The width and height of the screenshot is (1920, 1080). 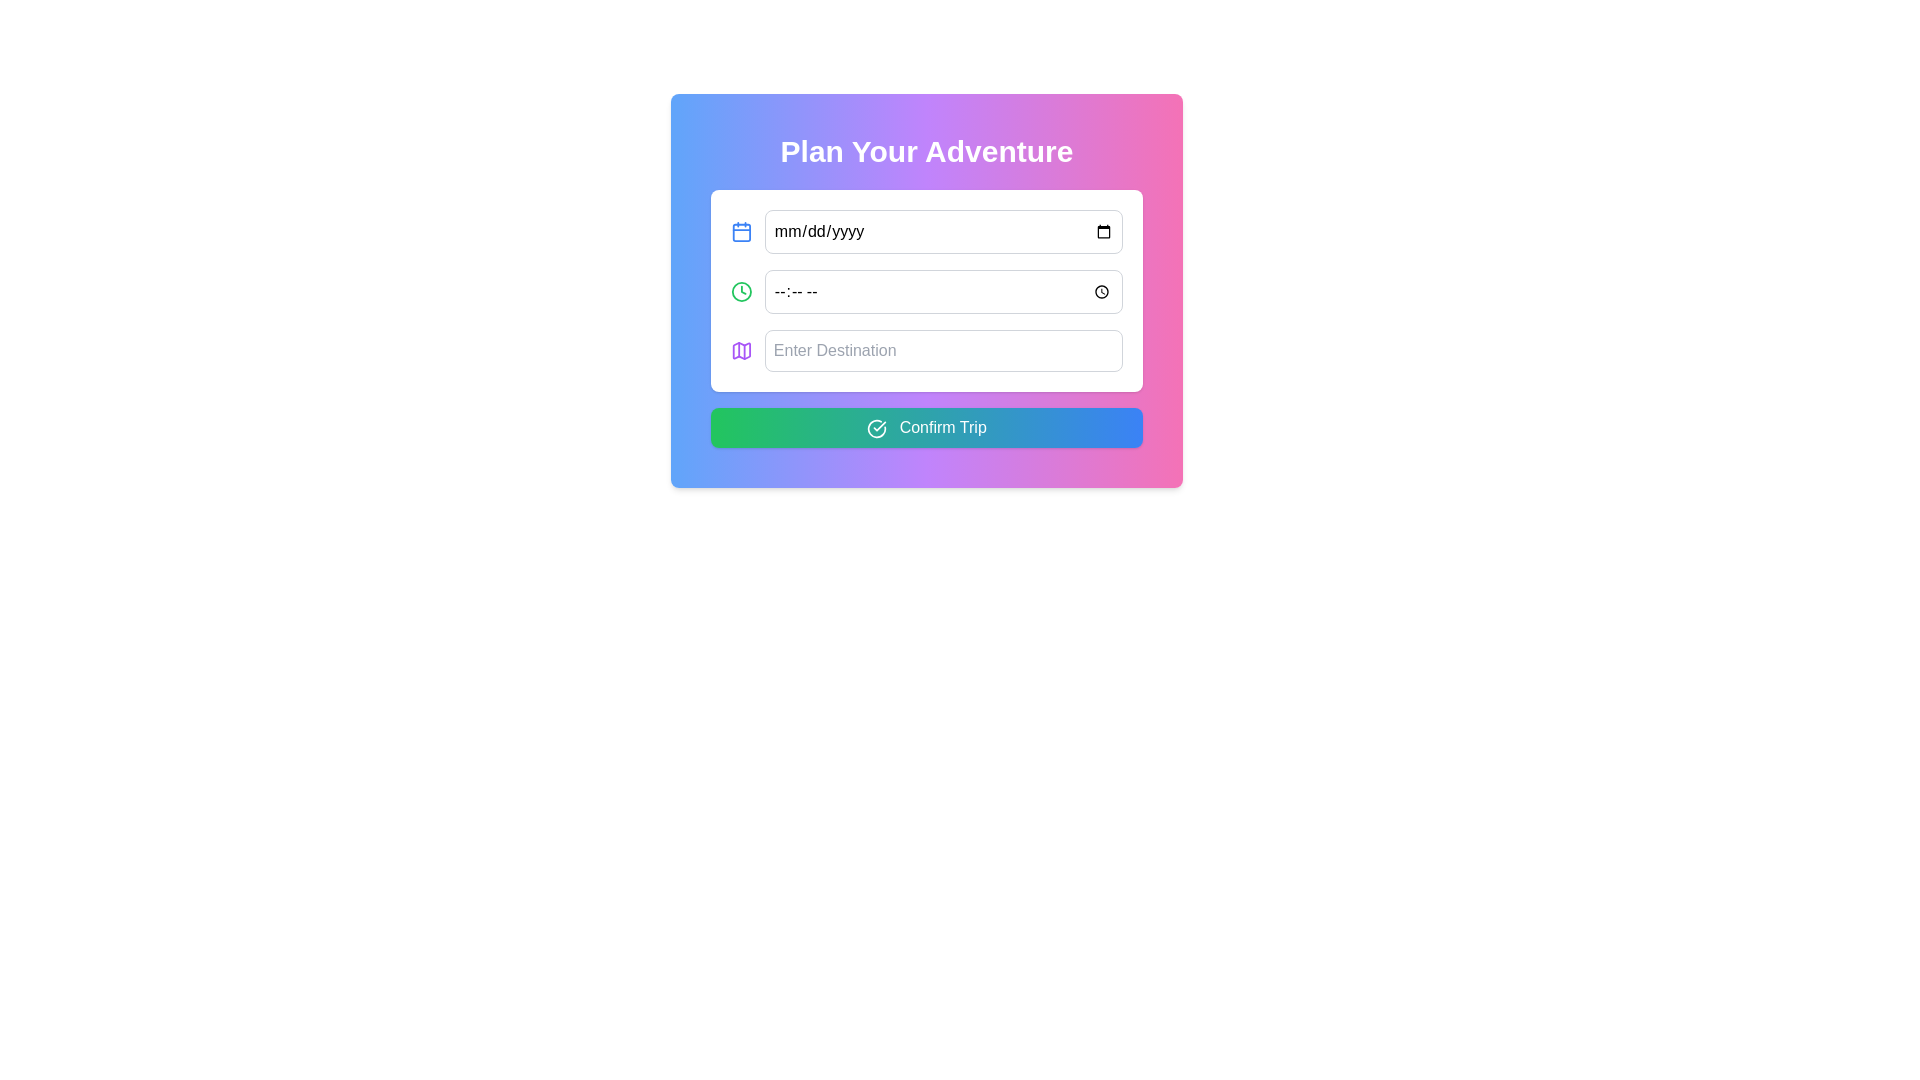 I want to click on the clock icon located to the left side of the time entry input field, which visually indicates the association with time entry, so click(x=740, y=292).